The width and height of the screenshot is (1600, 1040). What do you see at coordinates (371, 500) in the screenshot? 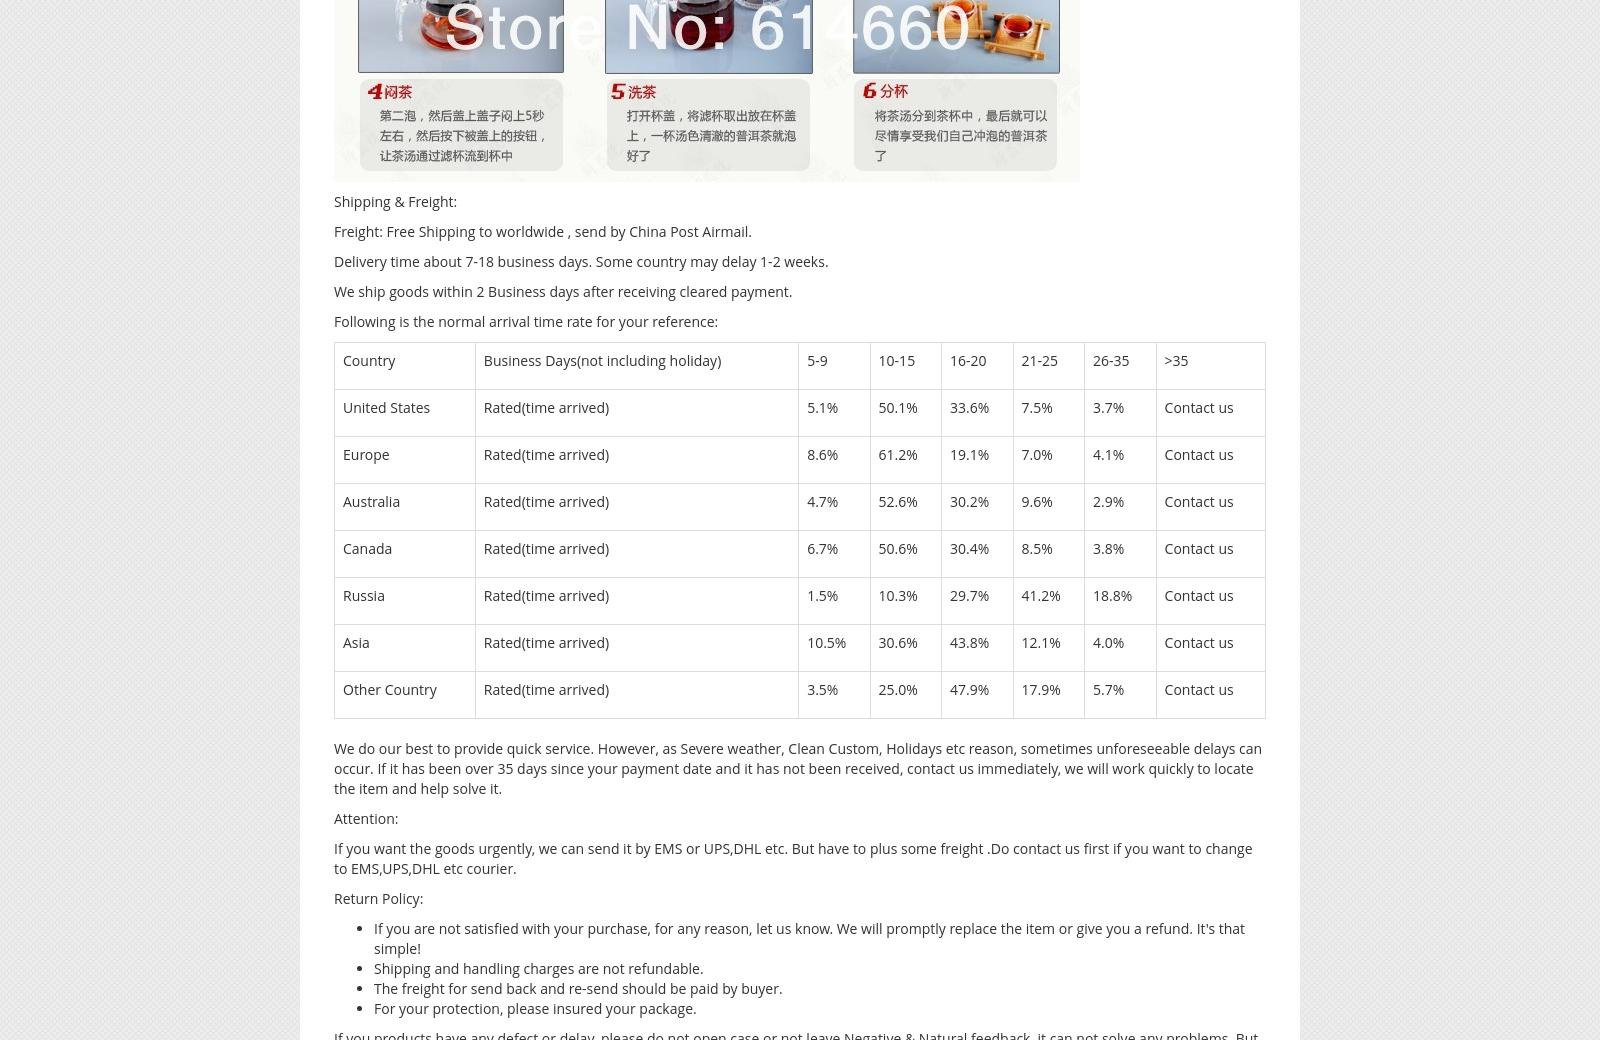
I see `'Australia'` at bounding box center [371, 500].